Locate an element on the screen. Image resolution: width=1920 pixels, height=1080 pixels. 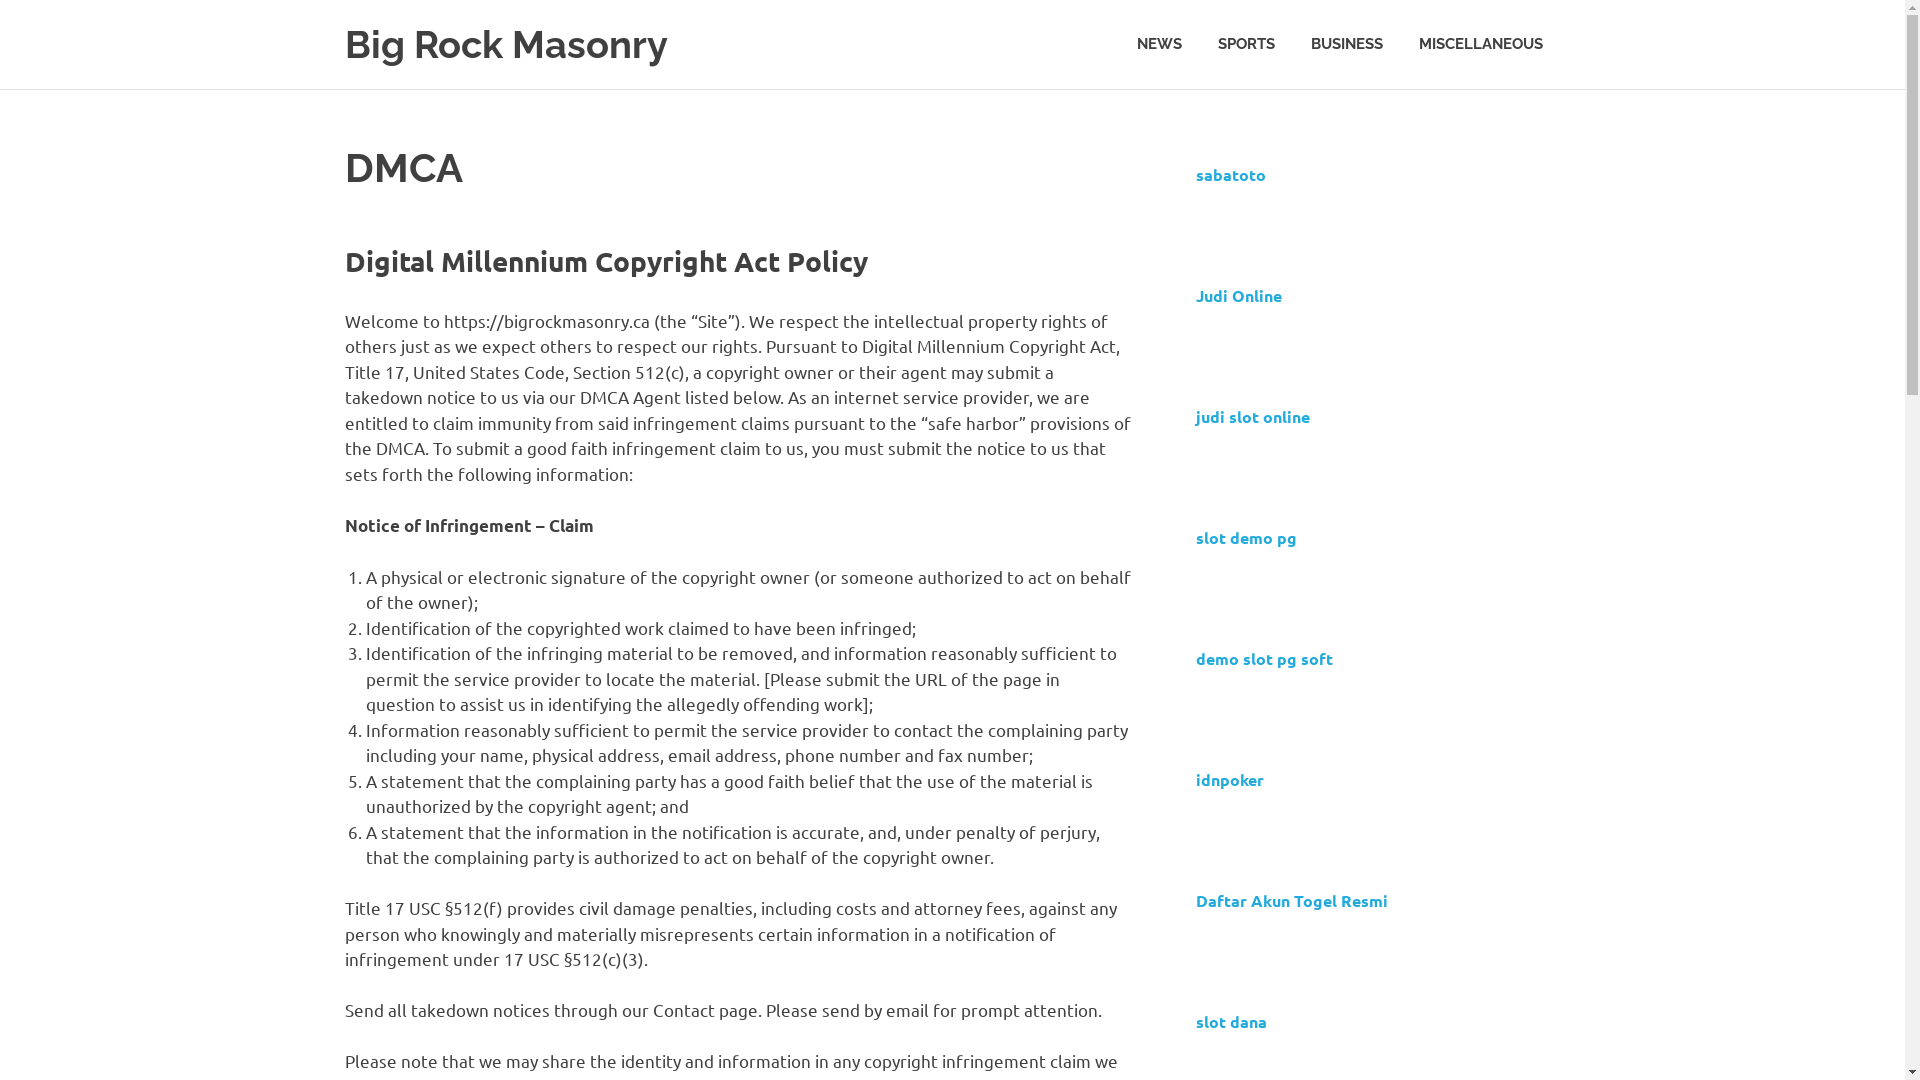
'slot dana' is located at coordinates (1195, 1021).